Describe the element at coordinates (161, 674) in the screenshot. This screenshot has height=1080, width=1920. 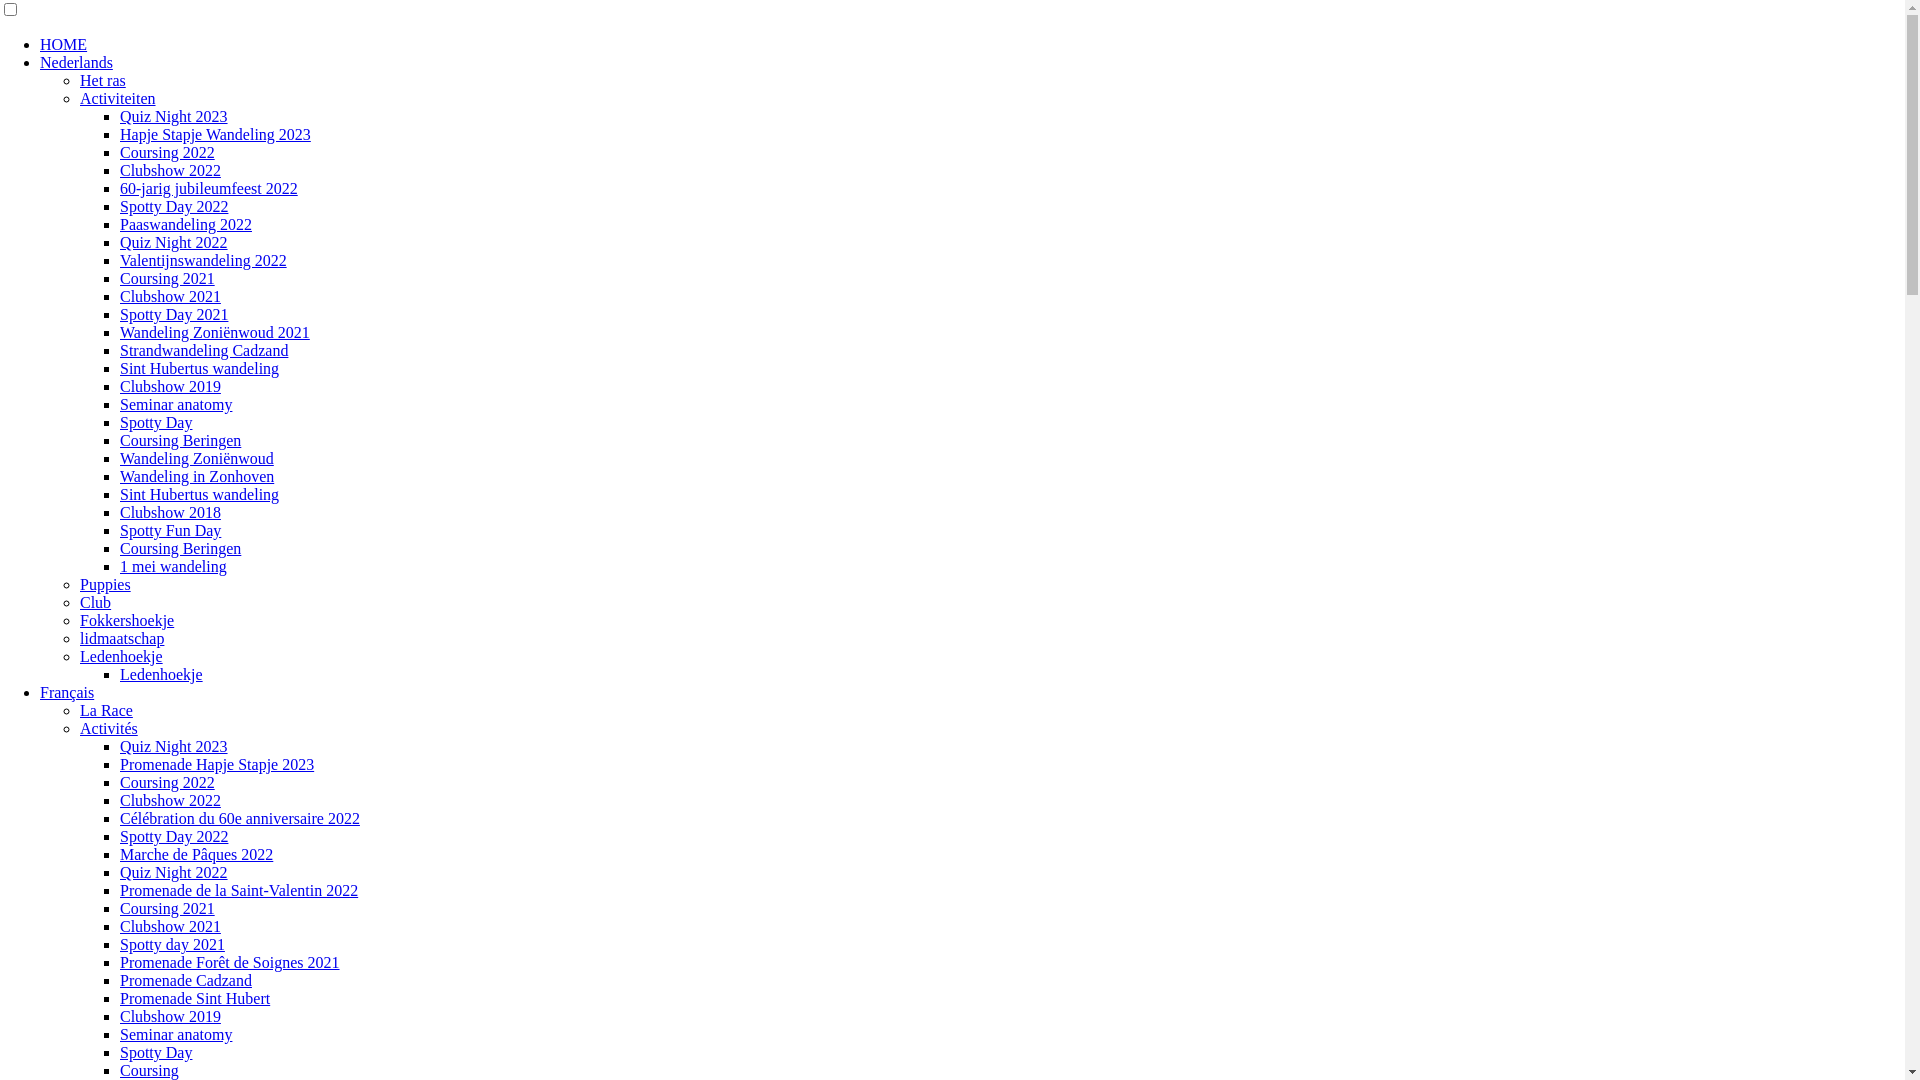
I see `'Ledenhoekje'` at that location.